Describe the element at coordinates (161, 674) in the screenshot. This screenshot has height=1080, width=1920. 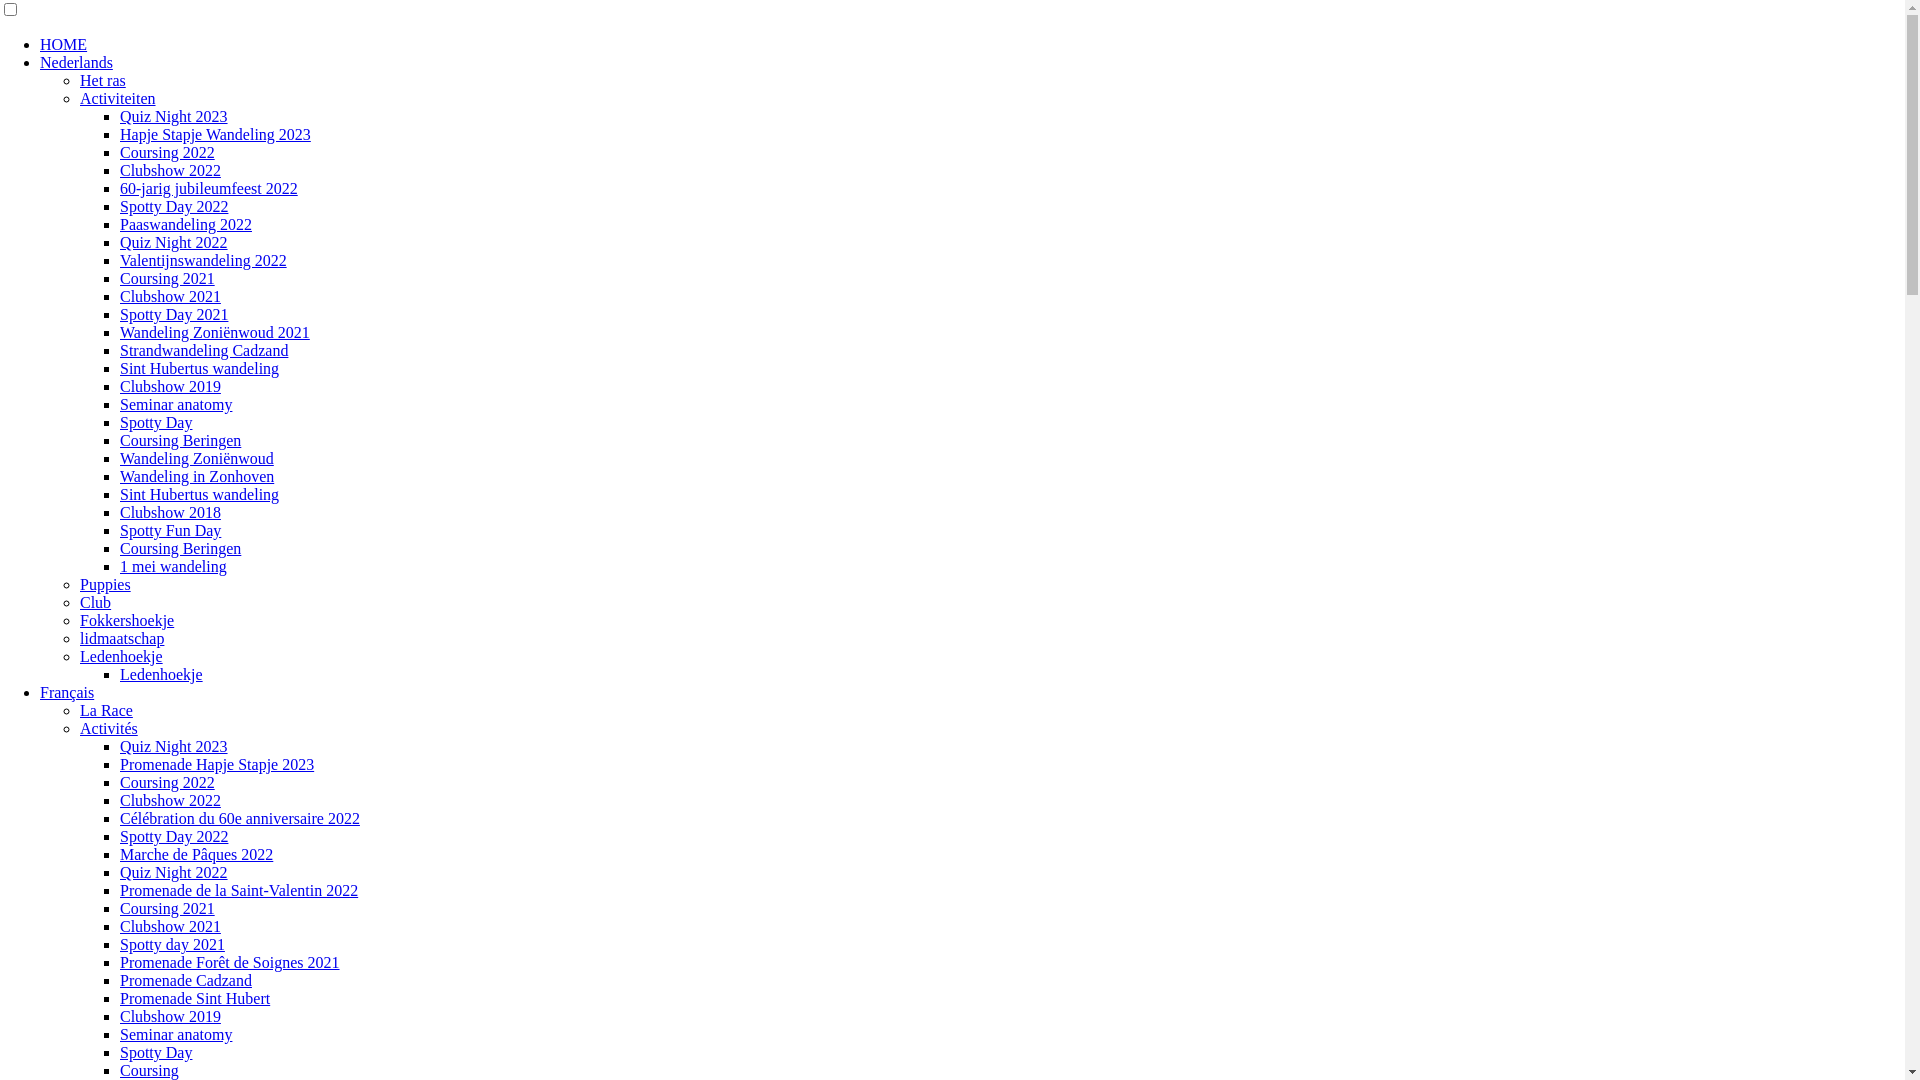
I see `'Ledenhoekje'` at that location.